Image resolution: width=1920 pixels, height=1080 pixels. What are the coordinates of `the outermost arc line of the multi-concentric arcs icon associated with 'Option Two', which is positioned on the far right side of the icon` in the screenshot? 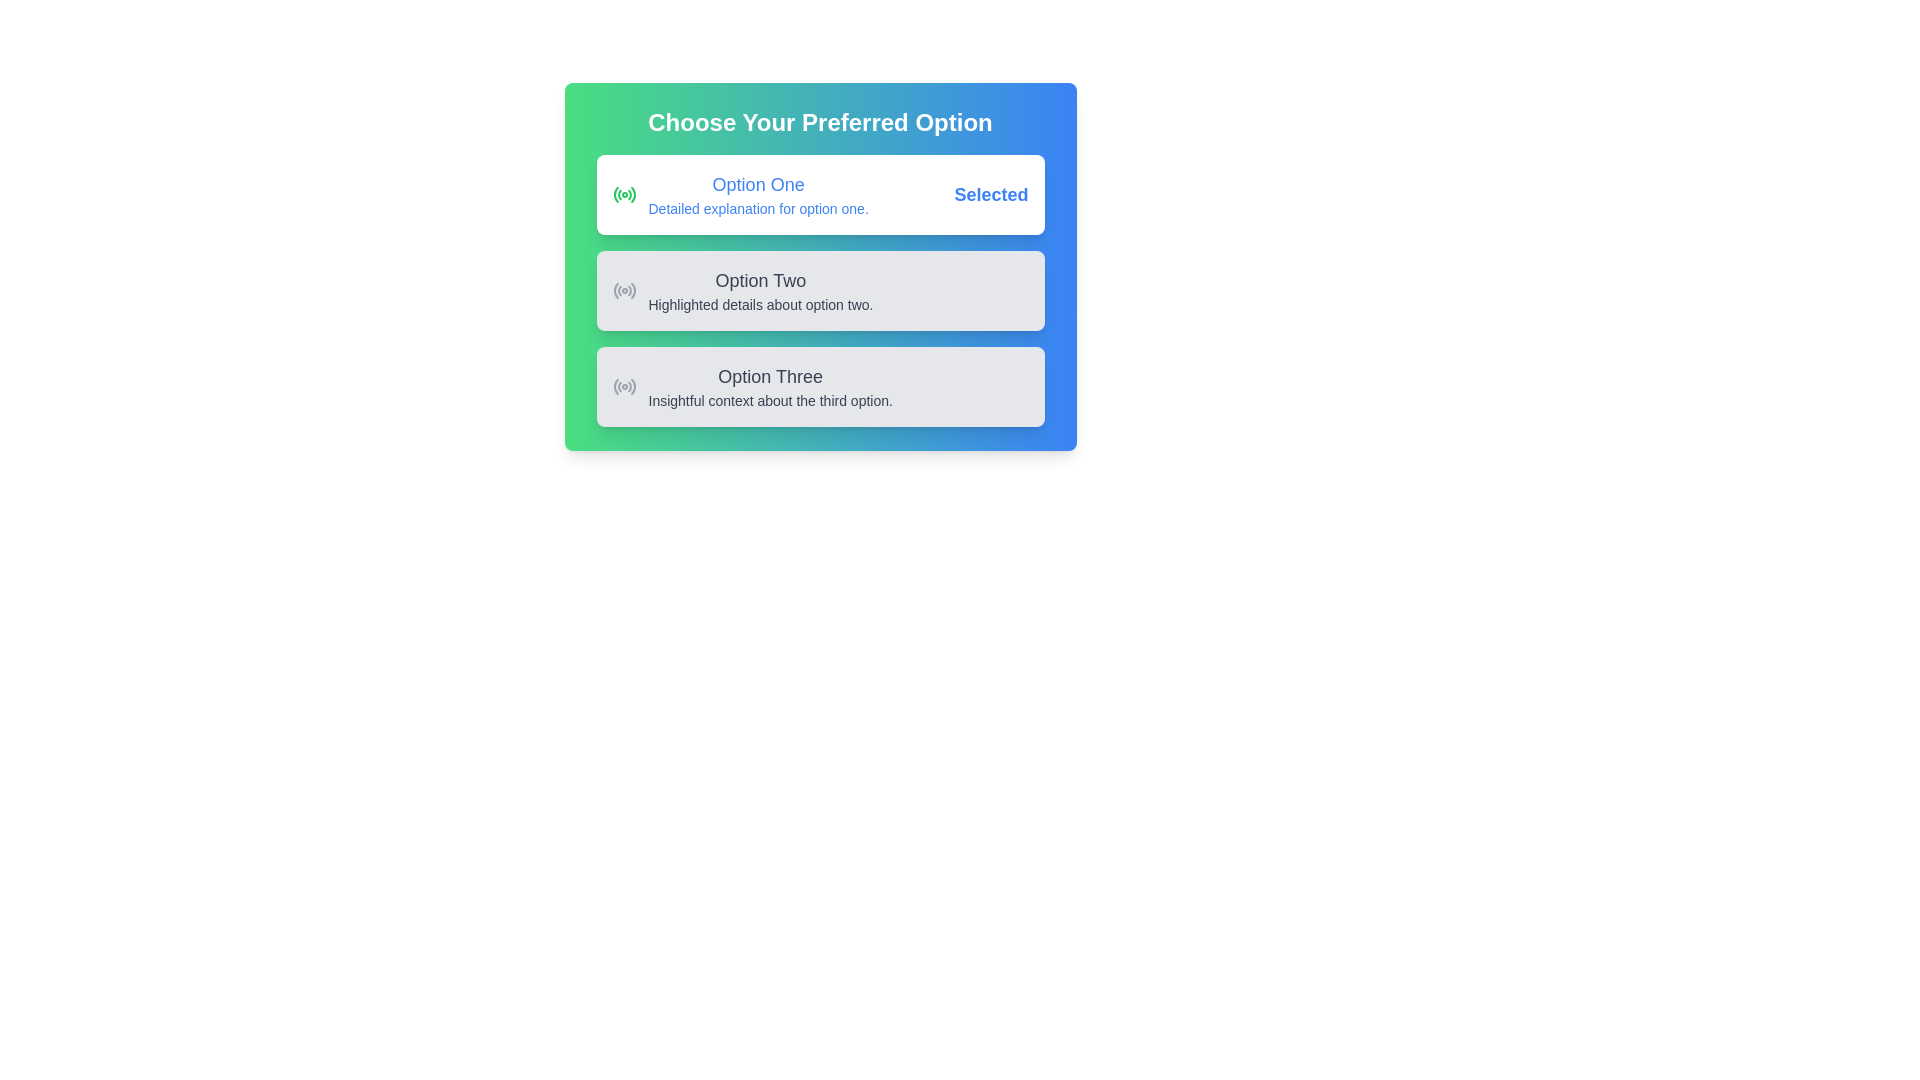 It's located at (632, 290).